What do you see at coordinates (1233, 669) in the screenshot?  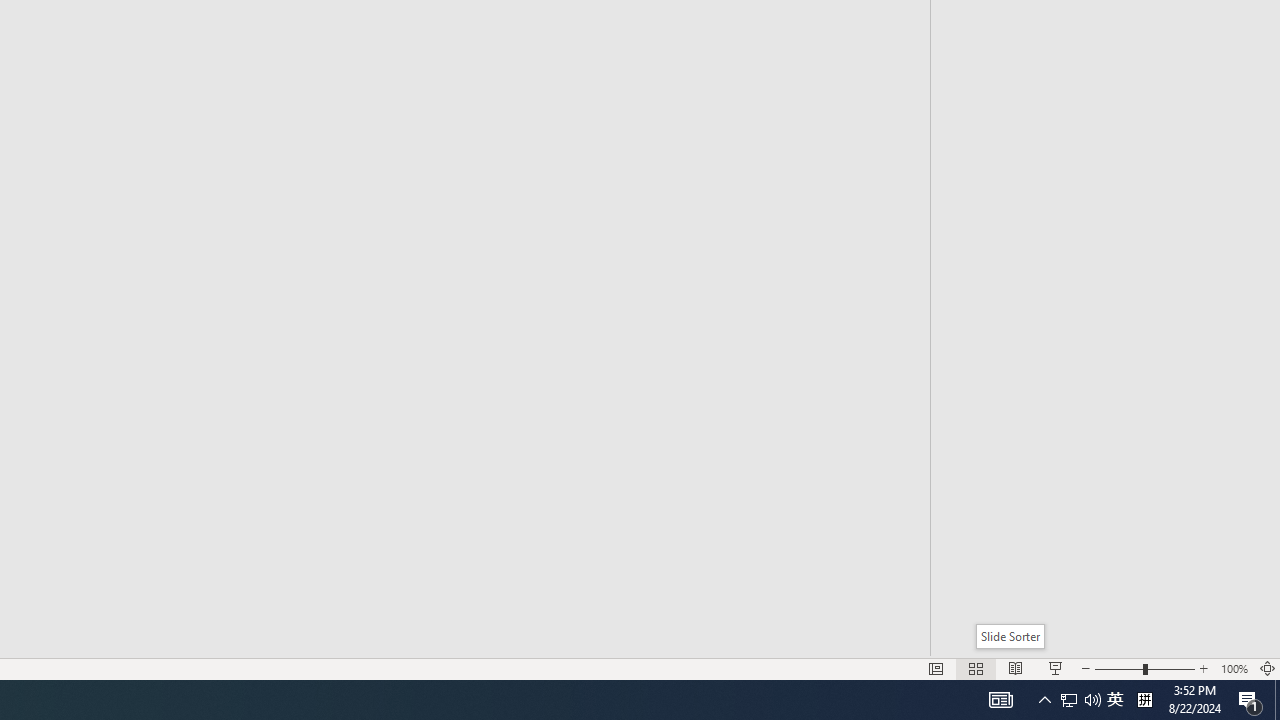 I see `'Zoom 100%'` at bounding box center [1233, 669].